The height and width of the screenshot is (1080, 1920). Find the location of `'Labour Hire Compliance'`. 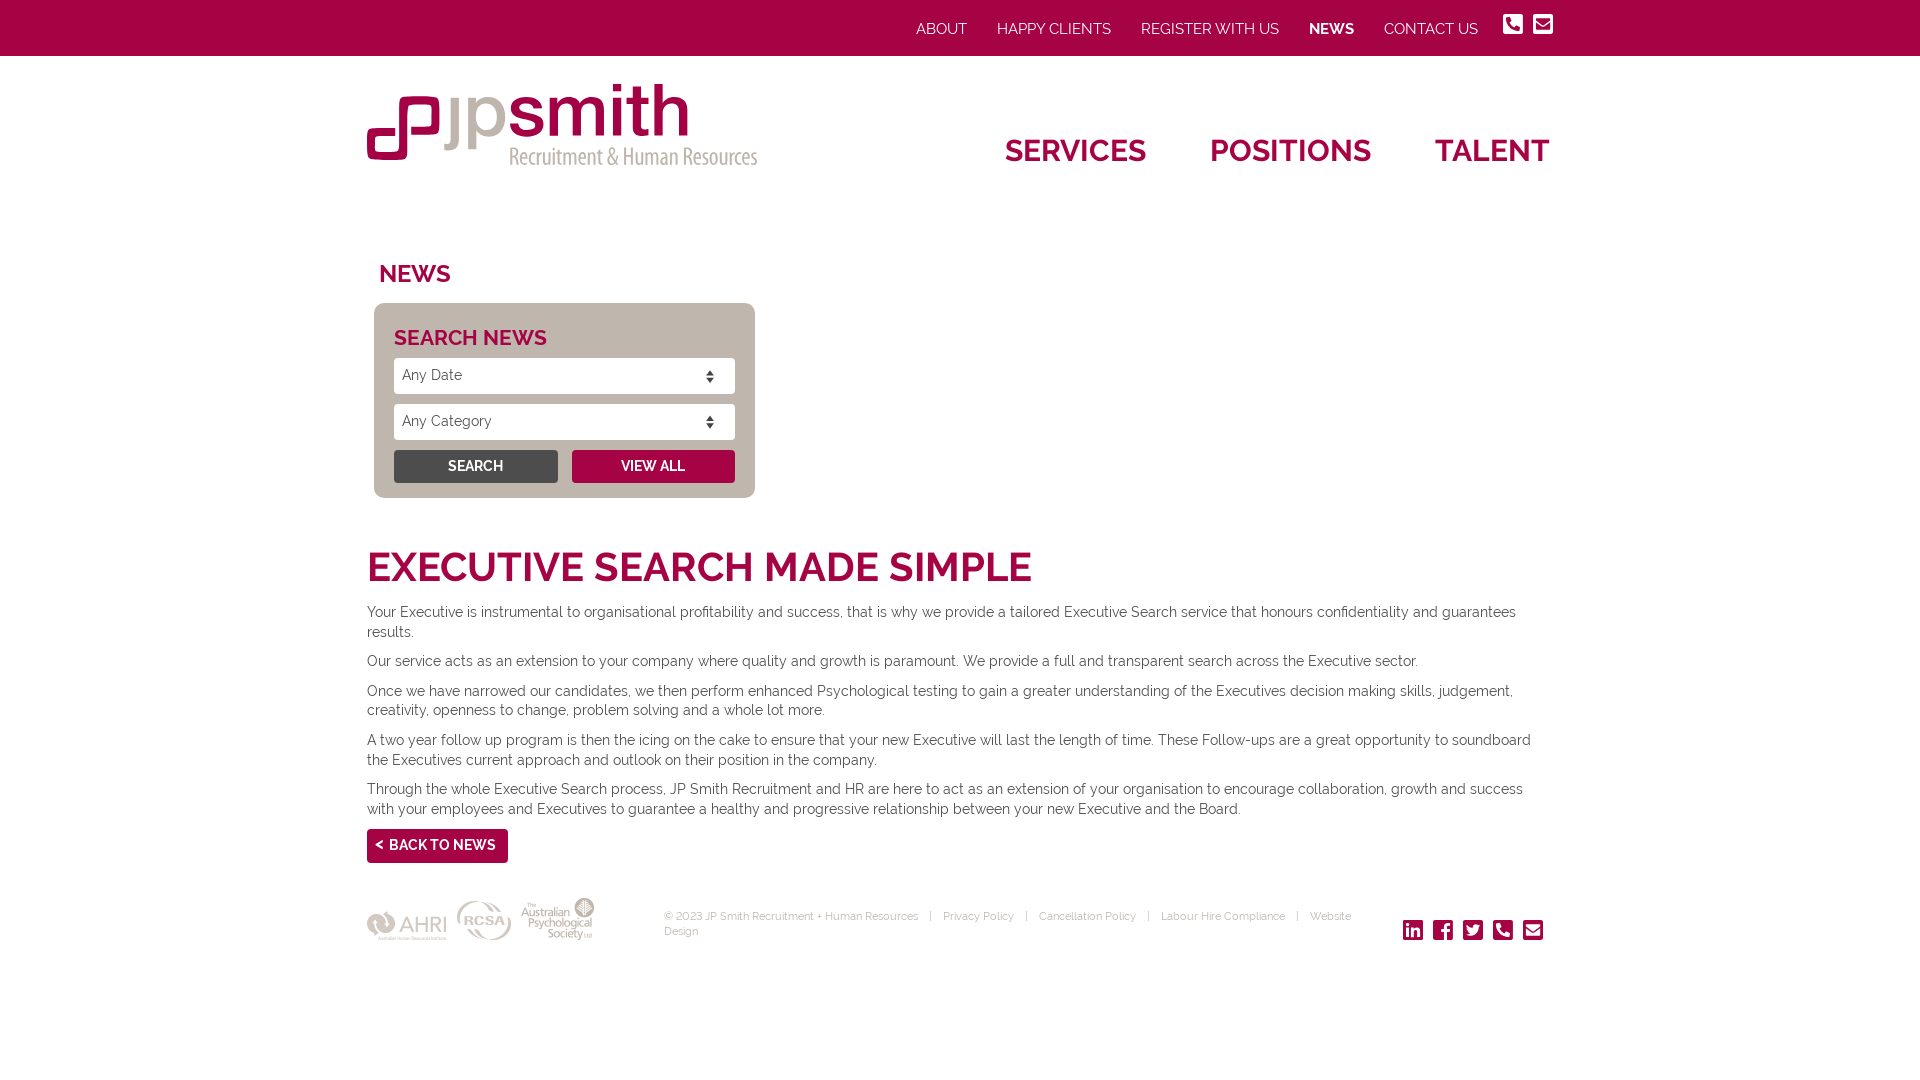

'Labour Hire Compliance' is located at coordinates (1221, 915).